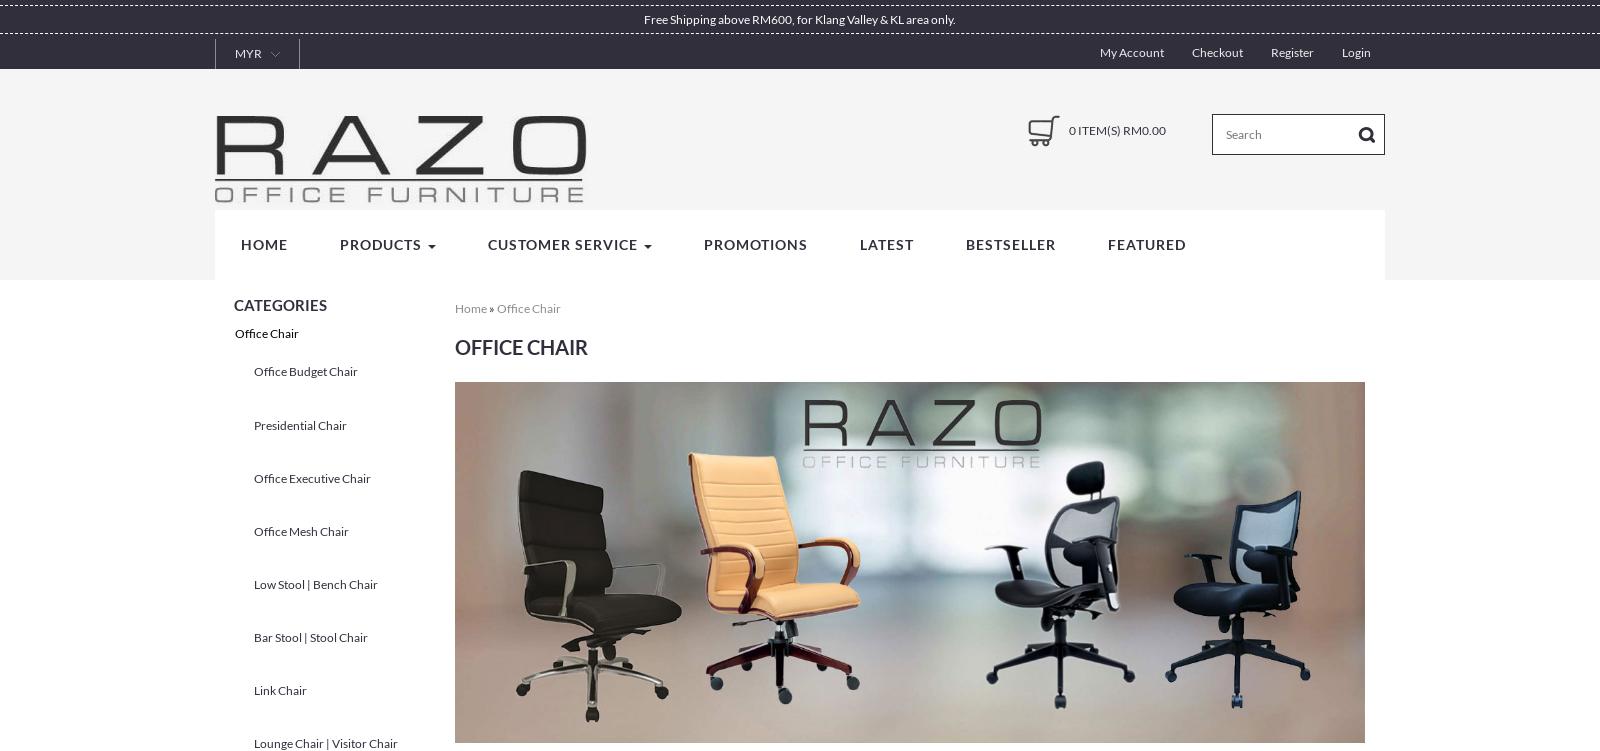 The height and width of the screenshot is (751, 1600). What do you see at coordinates (301, 529) in the screenshot?
I see `'Office Mesh Chair'` at bounding box center [301, 529].